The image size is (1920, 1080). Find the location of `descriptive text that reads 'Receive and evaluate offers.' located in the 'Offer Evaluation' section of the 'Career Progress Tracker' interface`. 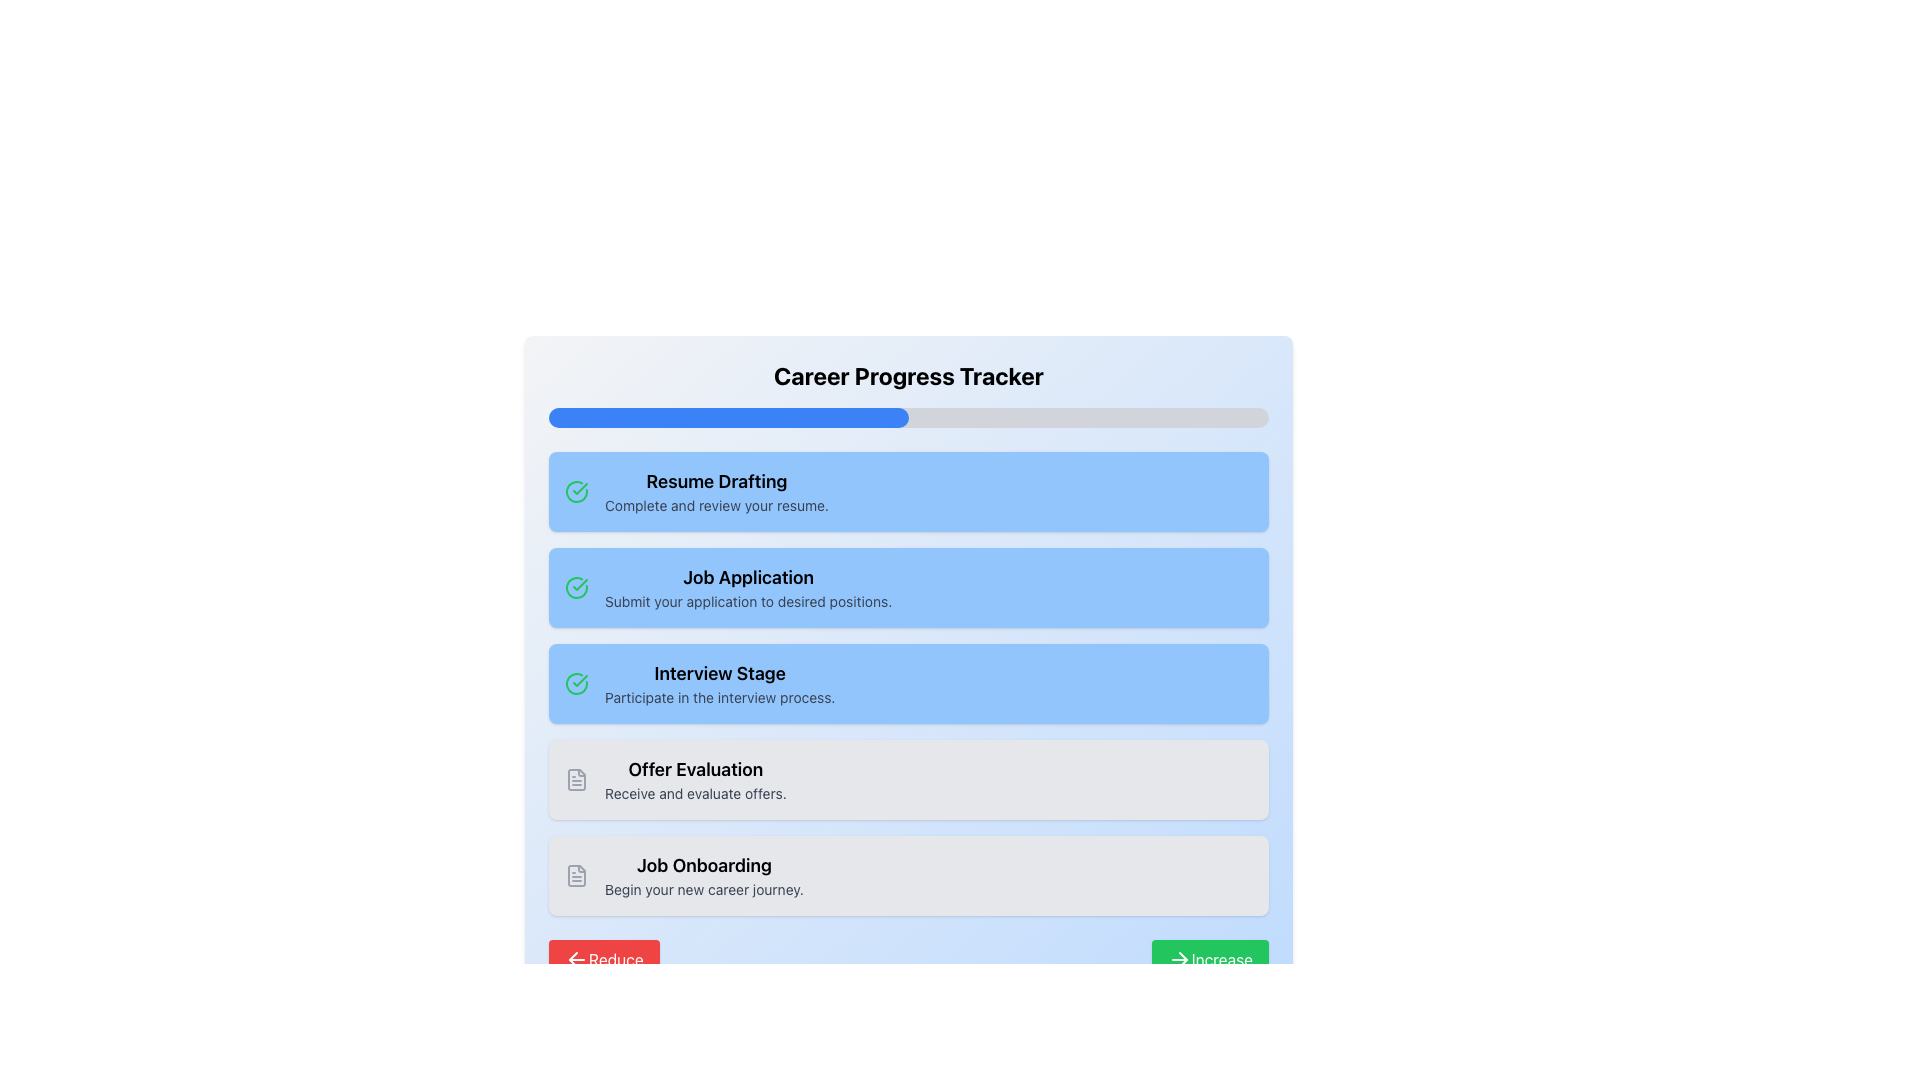

descriptive text that reads 'Receive and evaluate offers.' located in the 'Offer Evaluation' section of the 'Career Progress Tracker' interface is located at coordinates (695, 793).